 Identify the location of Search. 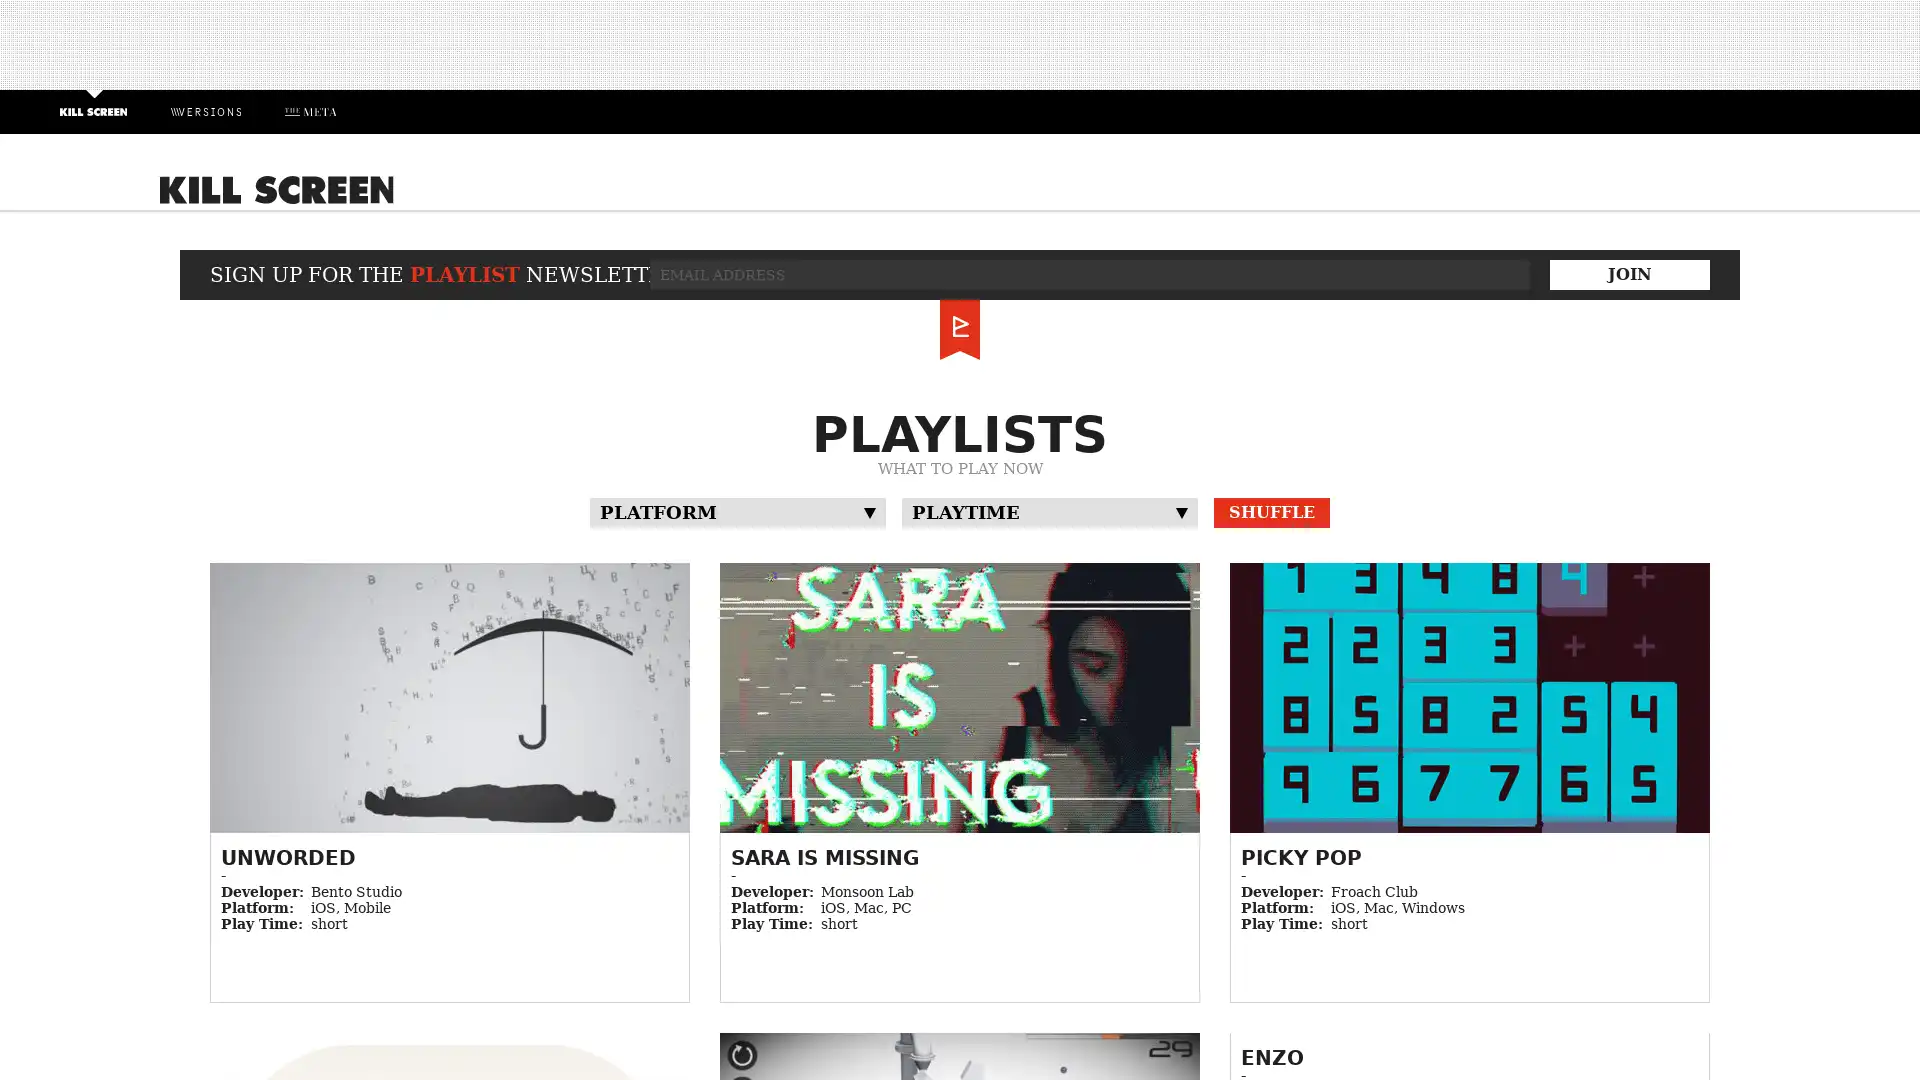
(1661, 195).